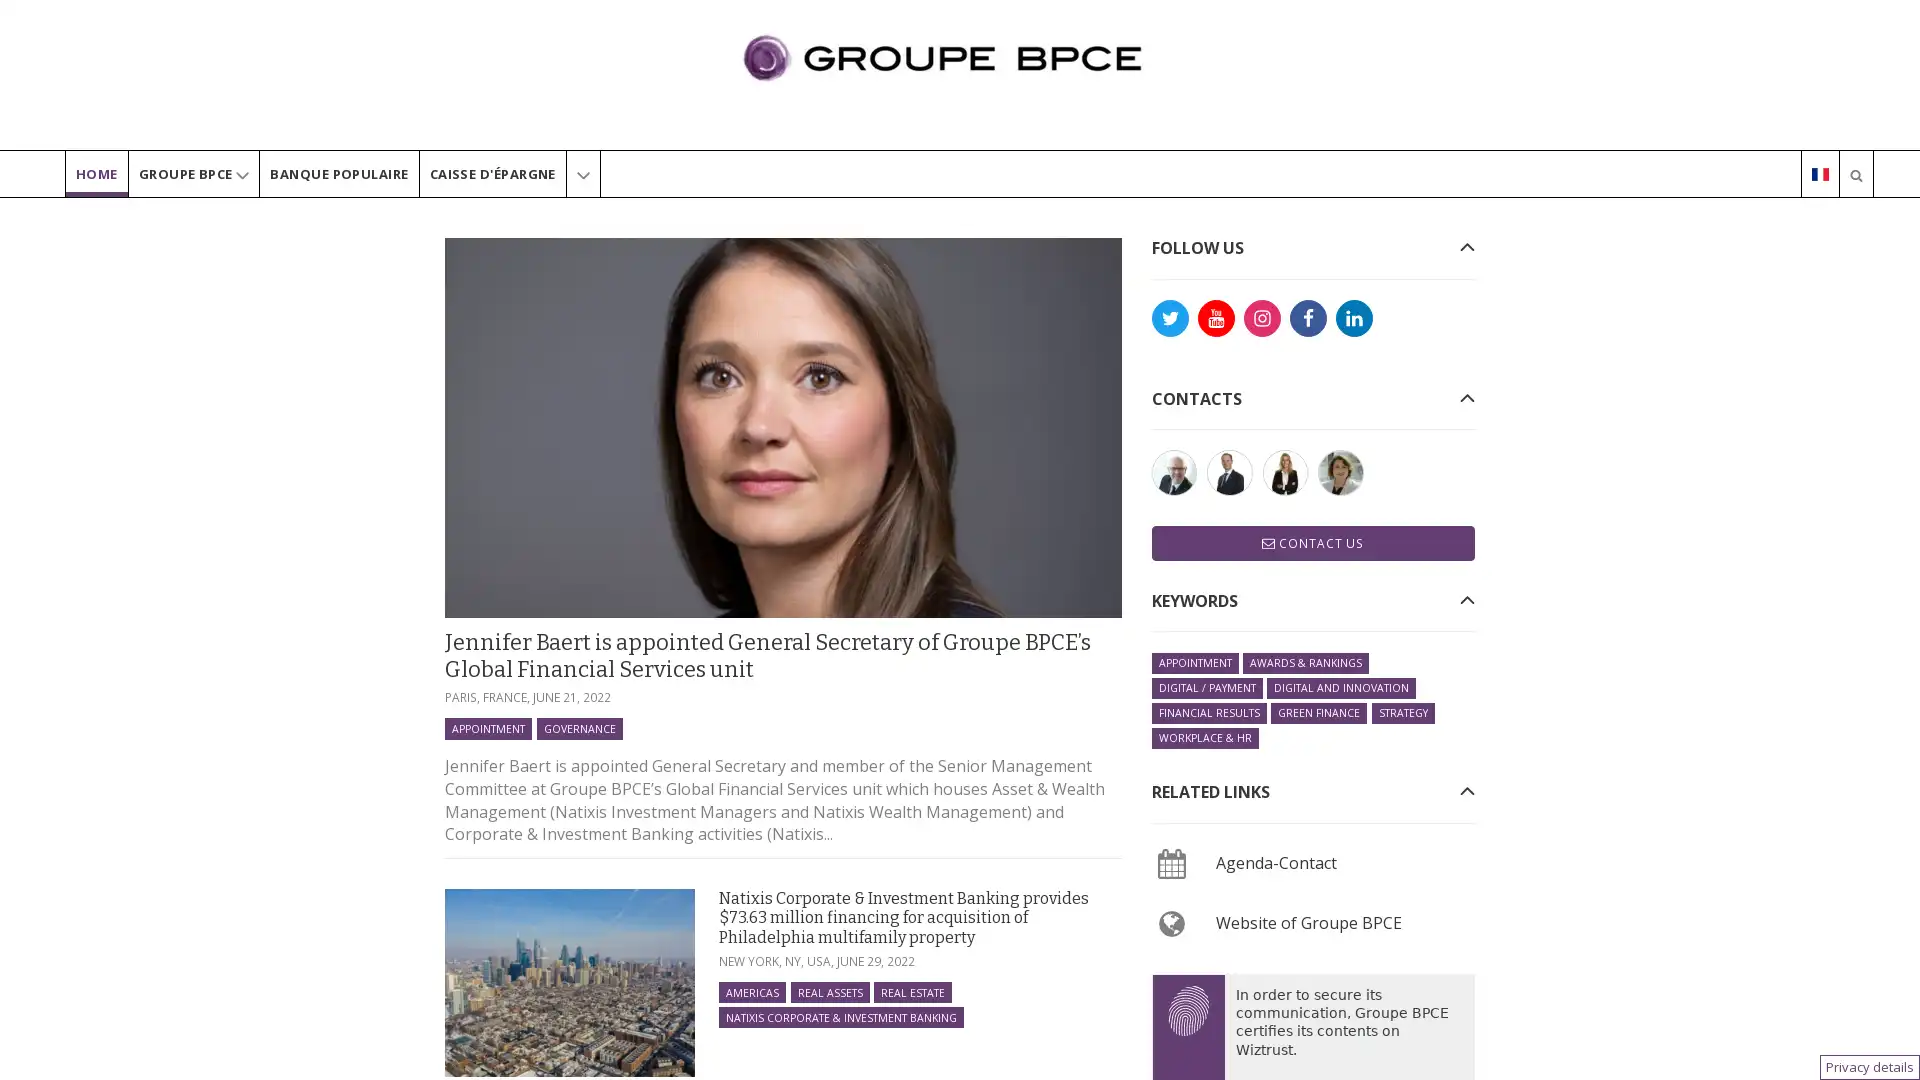 Image resolution: width=1920 pixels, height=1080 pixels. I want to click on FOLLOW US, so click(1196, 246).